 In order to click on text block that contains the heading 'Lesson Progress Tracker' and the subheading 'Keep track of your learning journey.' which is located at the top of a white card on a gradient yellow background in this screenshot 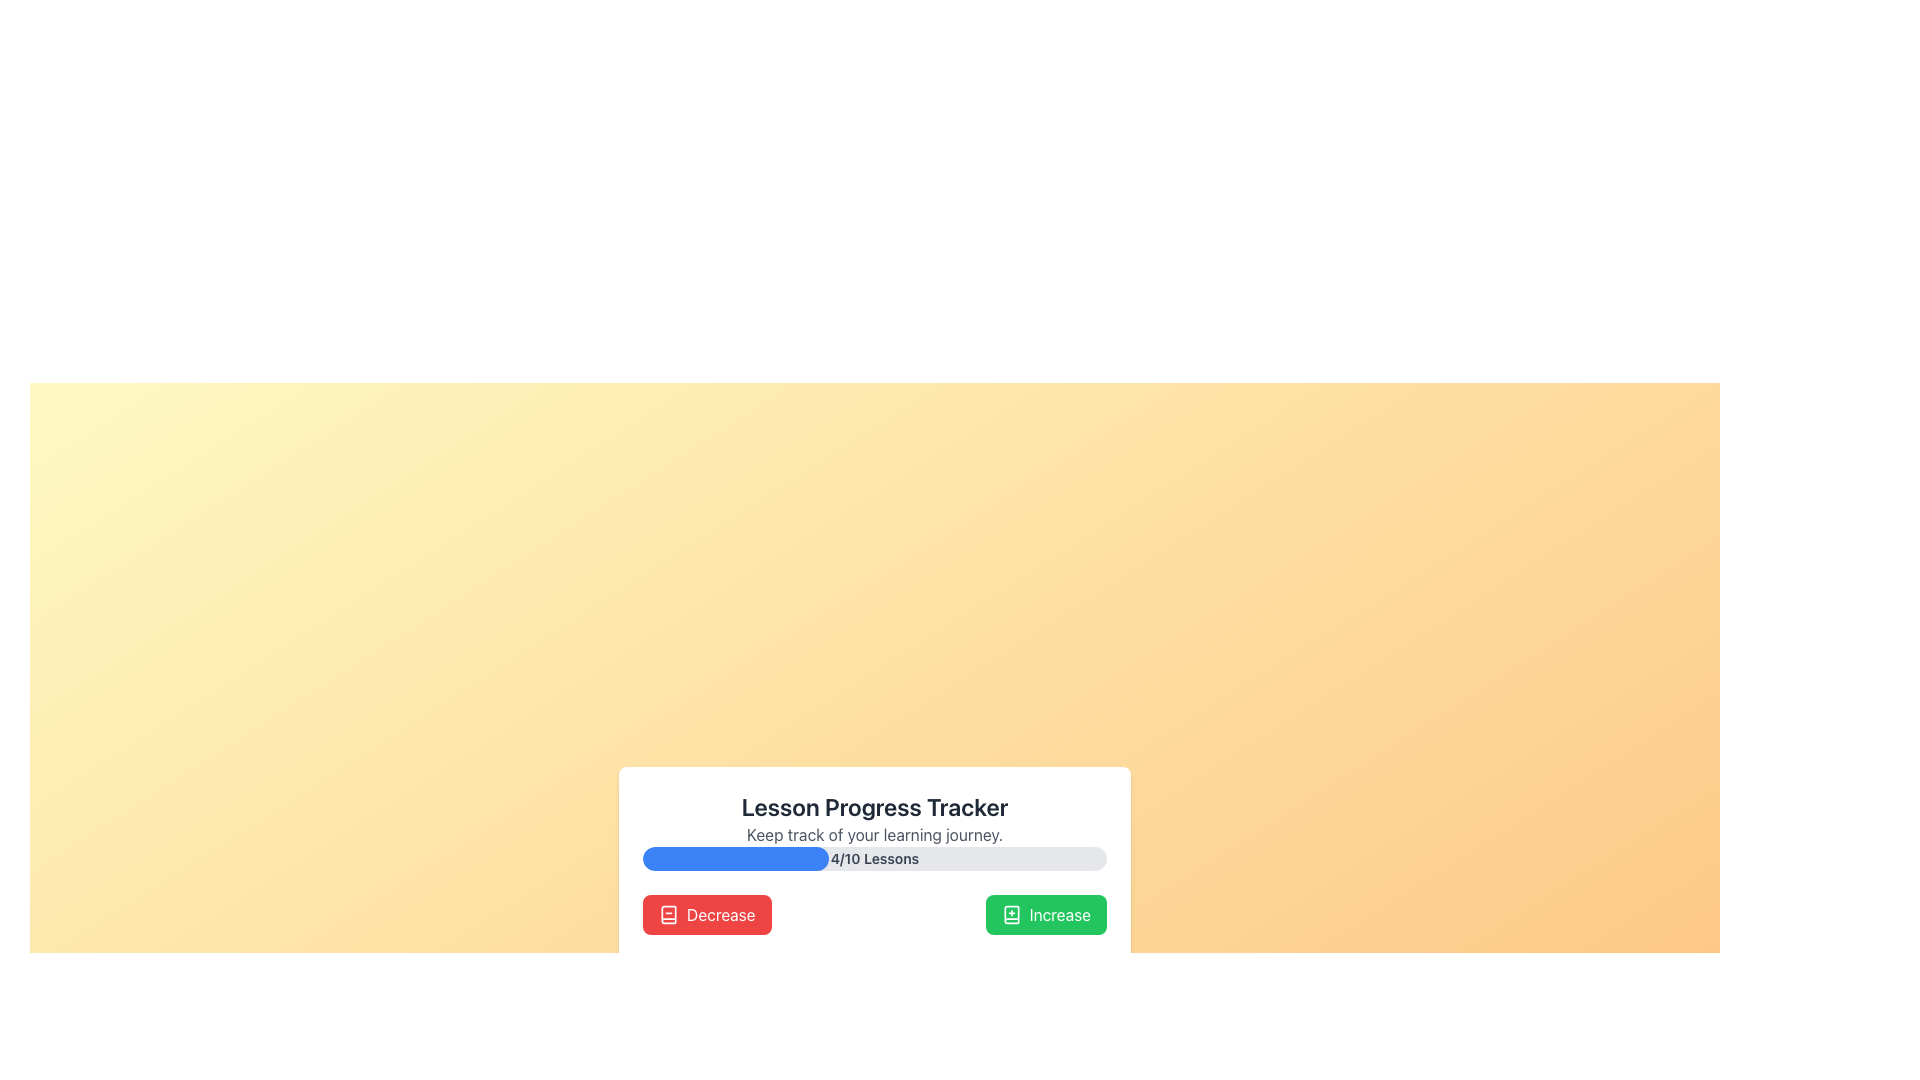, I will do `click(874, 818)`.